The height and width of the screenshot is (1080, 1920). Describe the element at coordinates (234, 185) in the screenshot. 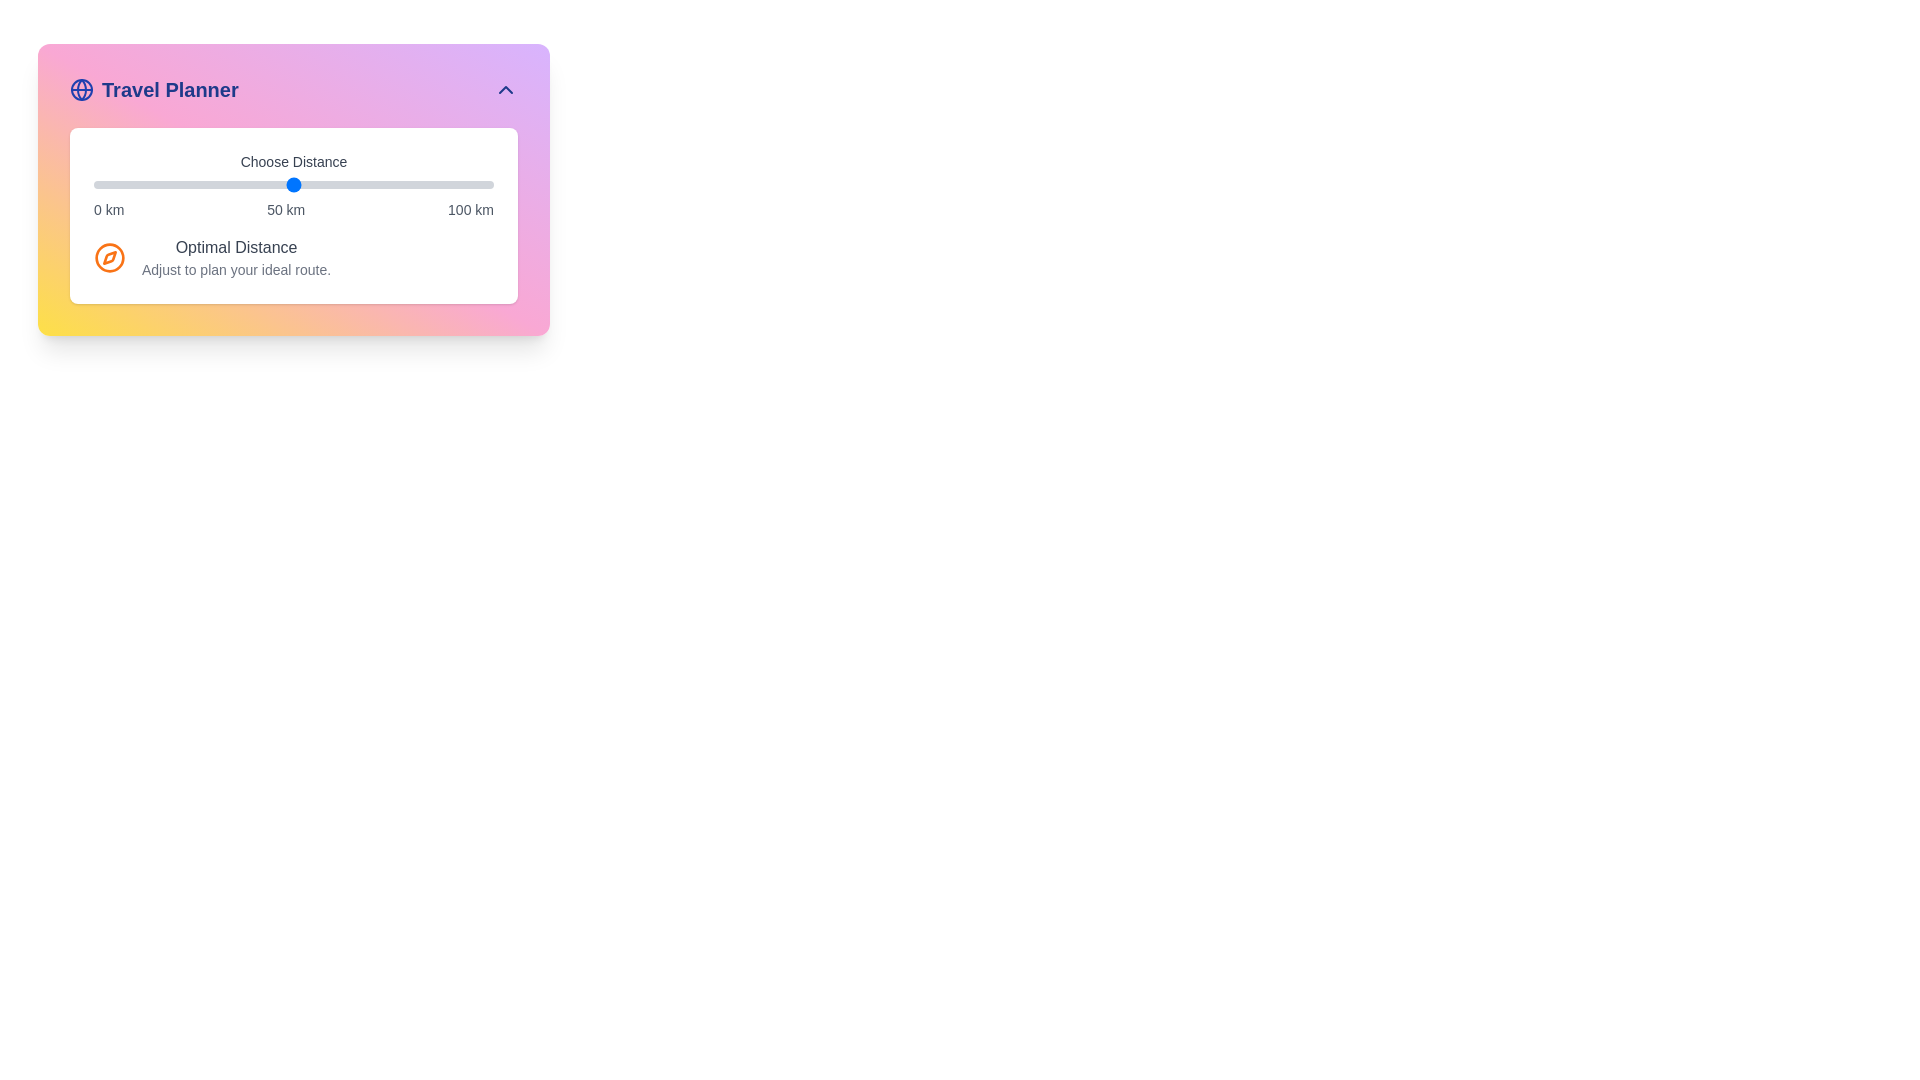

I see `the slider` at that location.